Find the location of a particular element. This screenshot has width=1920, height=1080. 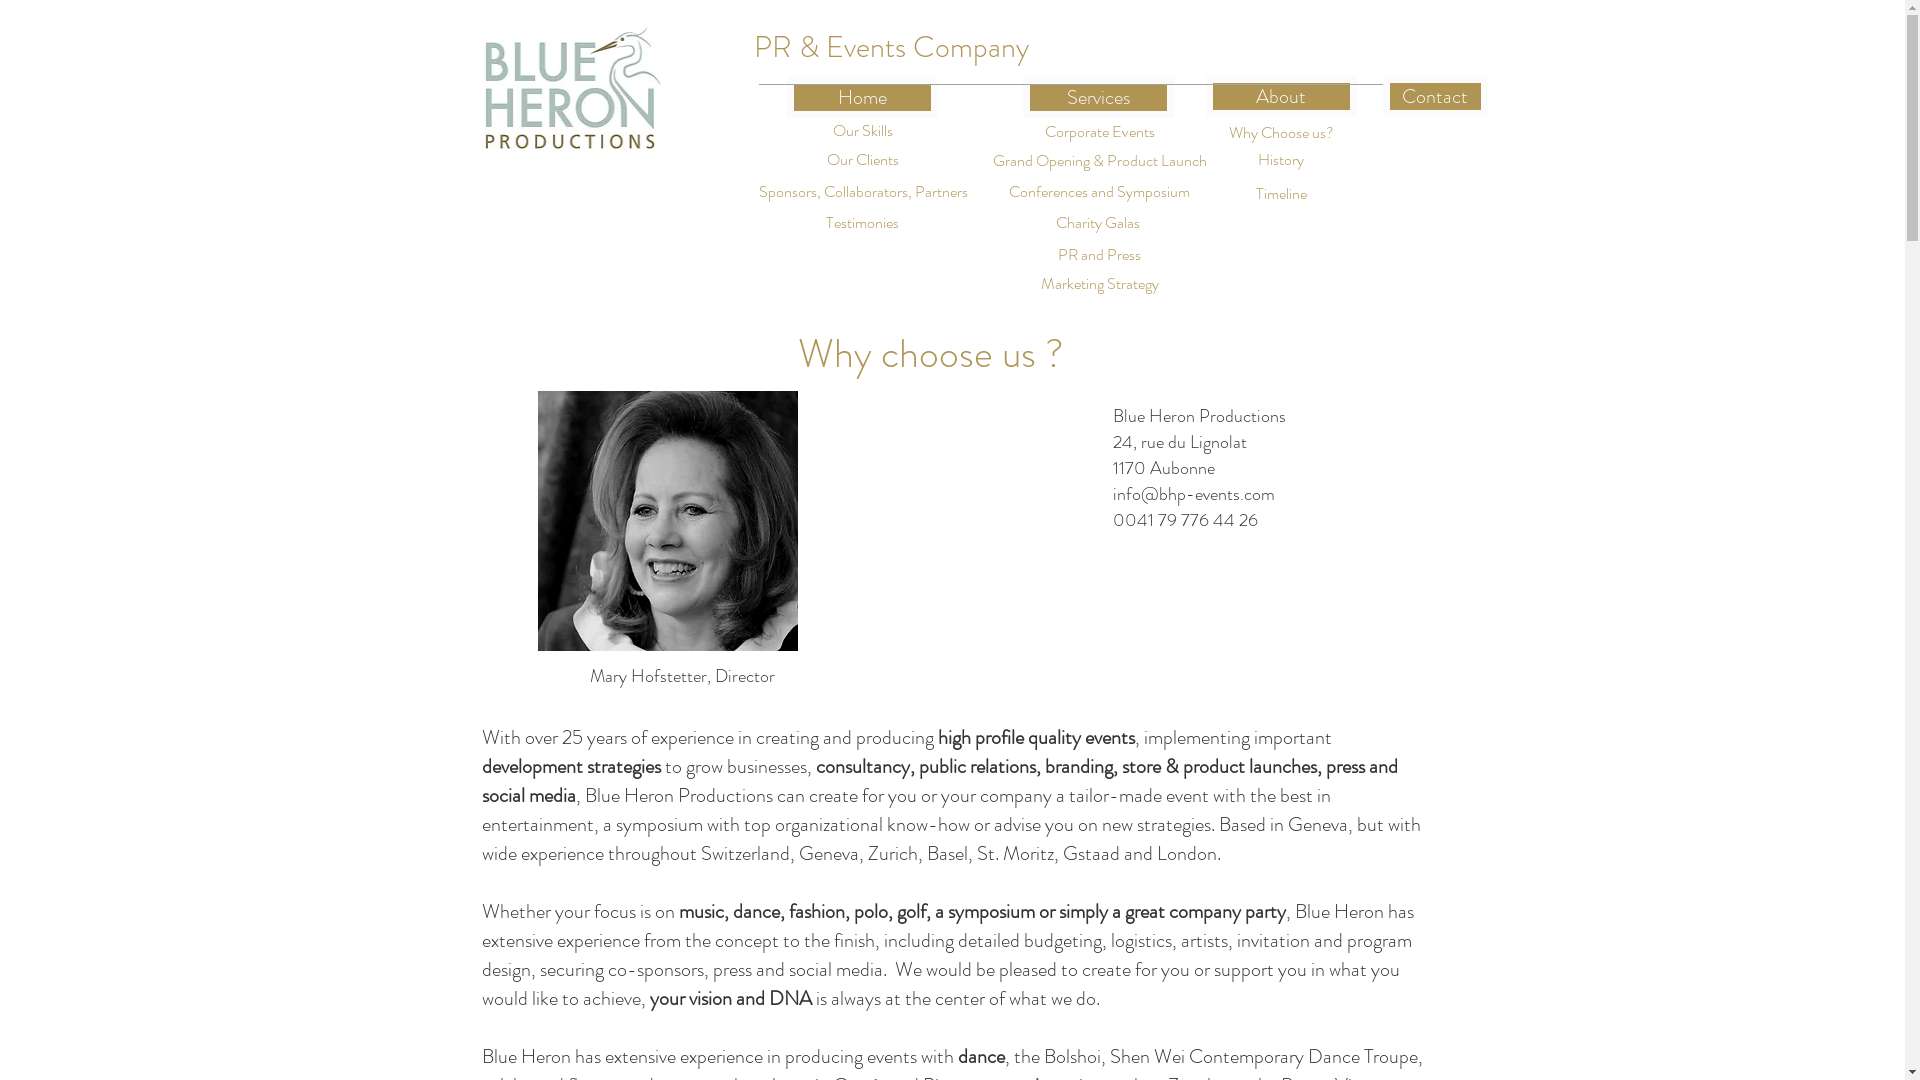

'Contact' is located at coordinates (1433, 96).